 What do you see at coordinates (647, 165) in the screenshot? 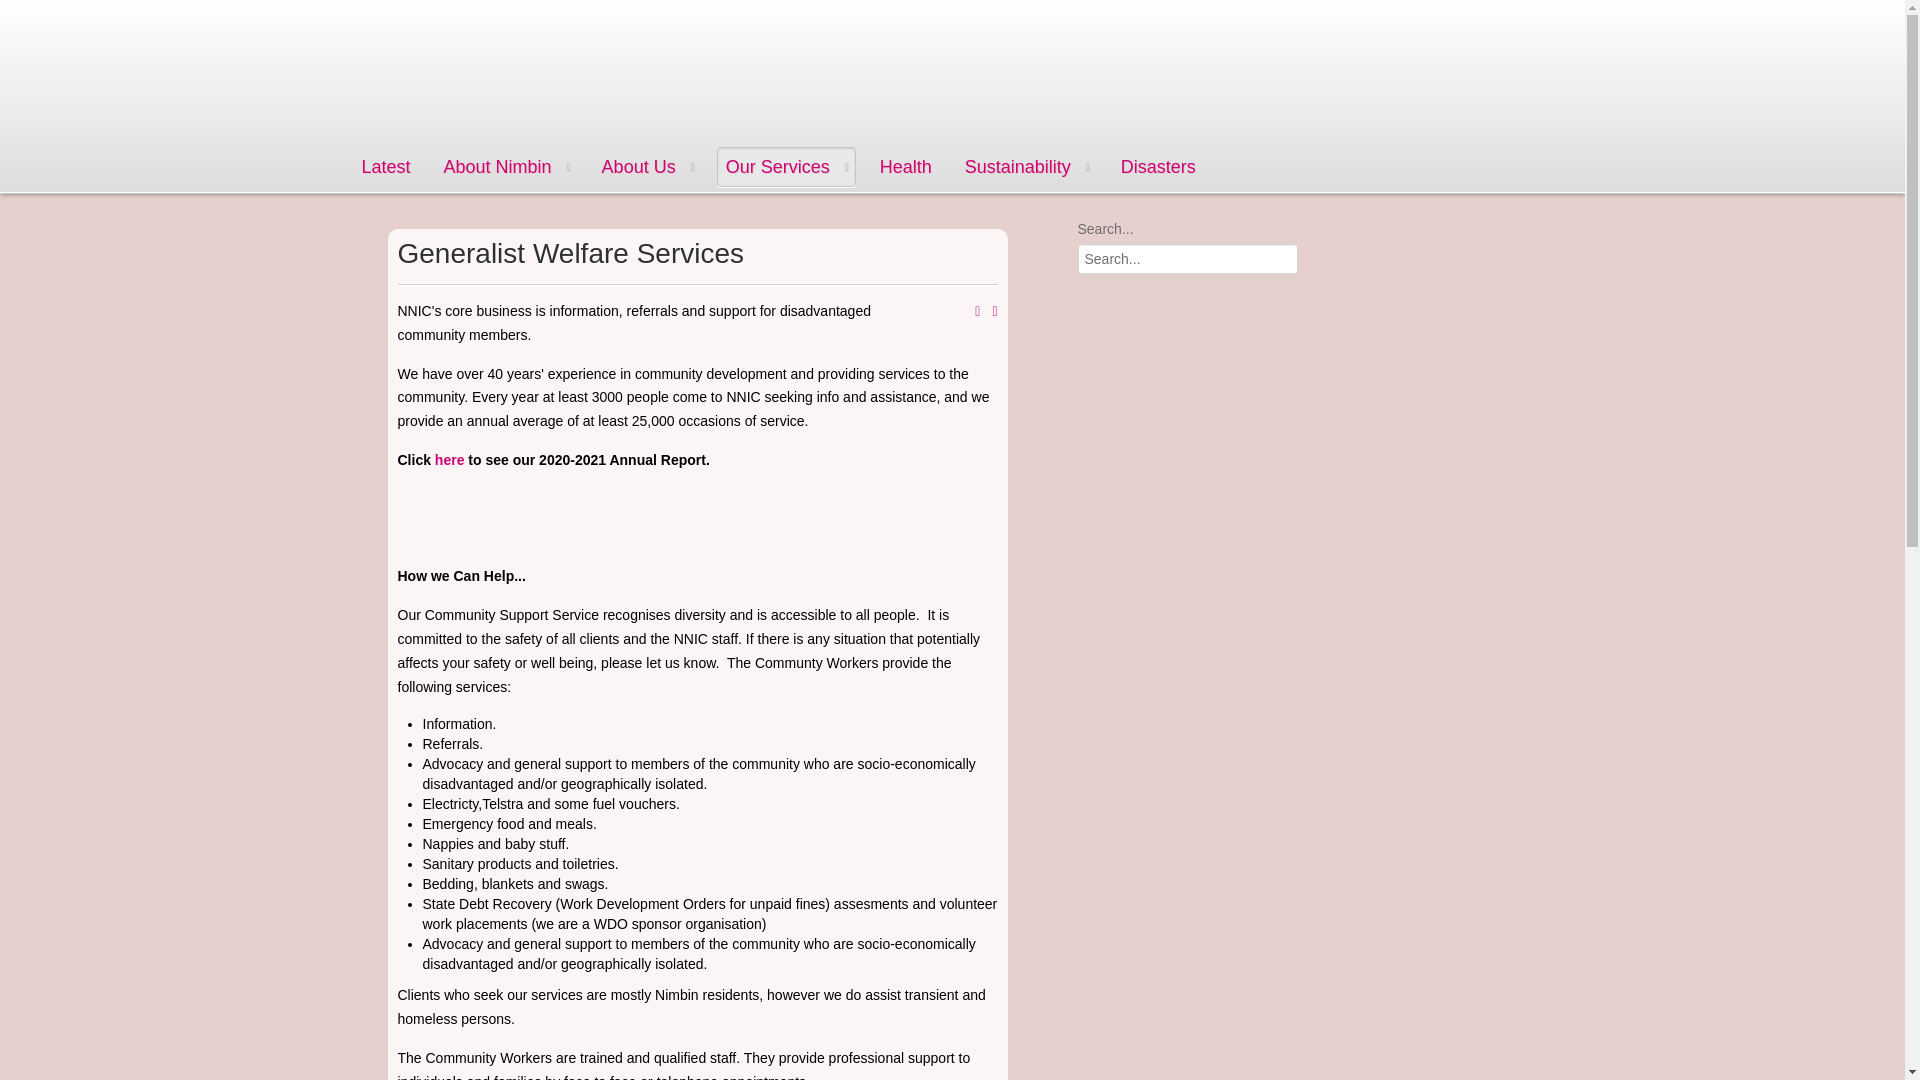
I see `'About Us'` at bounding box center [647, 165].